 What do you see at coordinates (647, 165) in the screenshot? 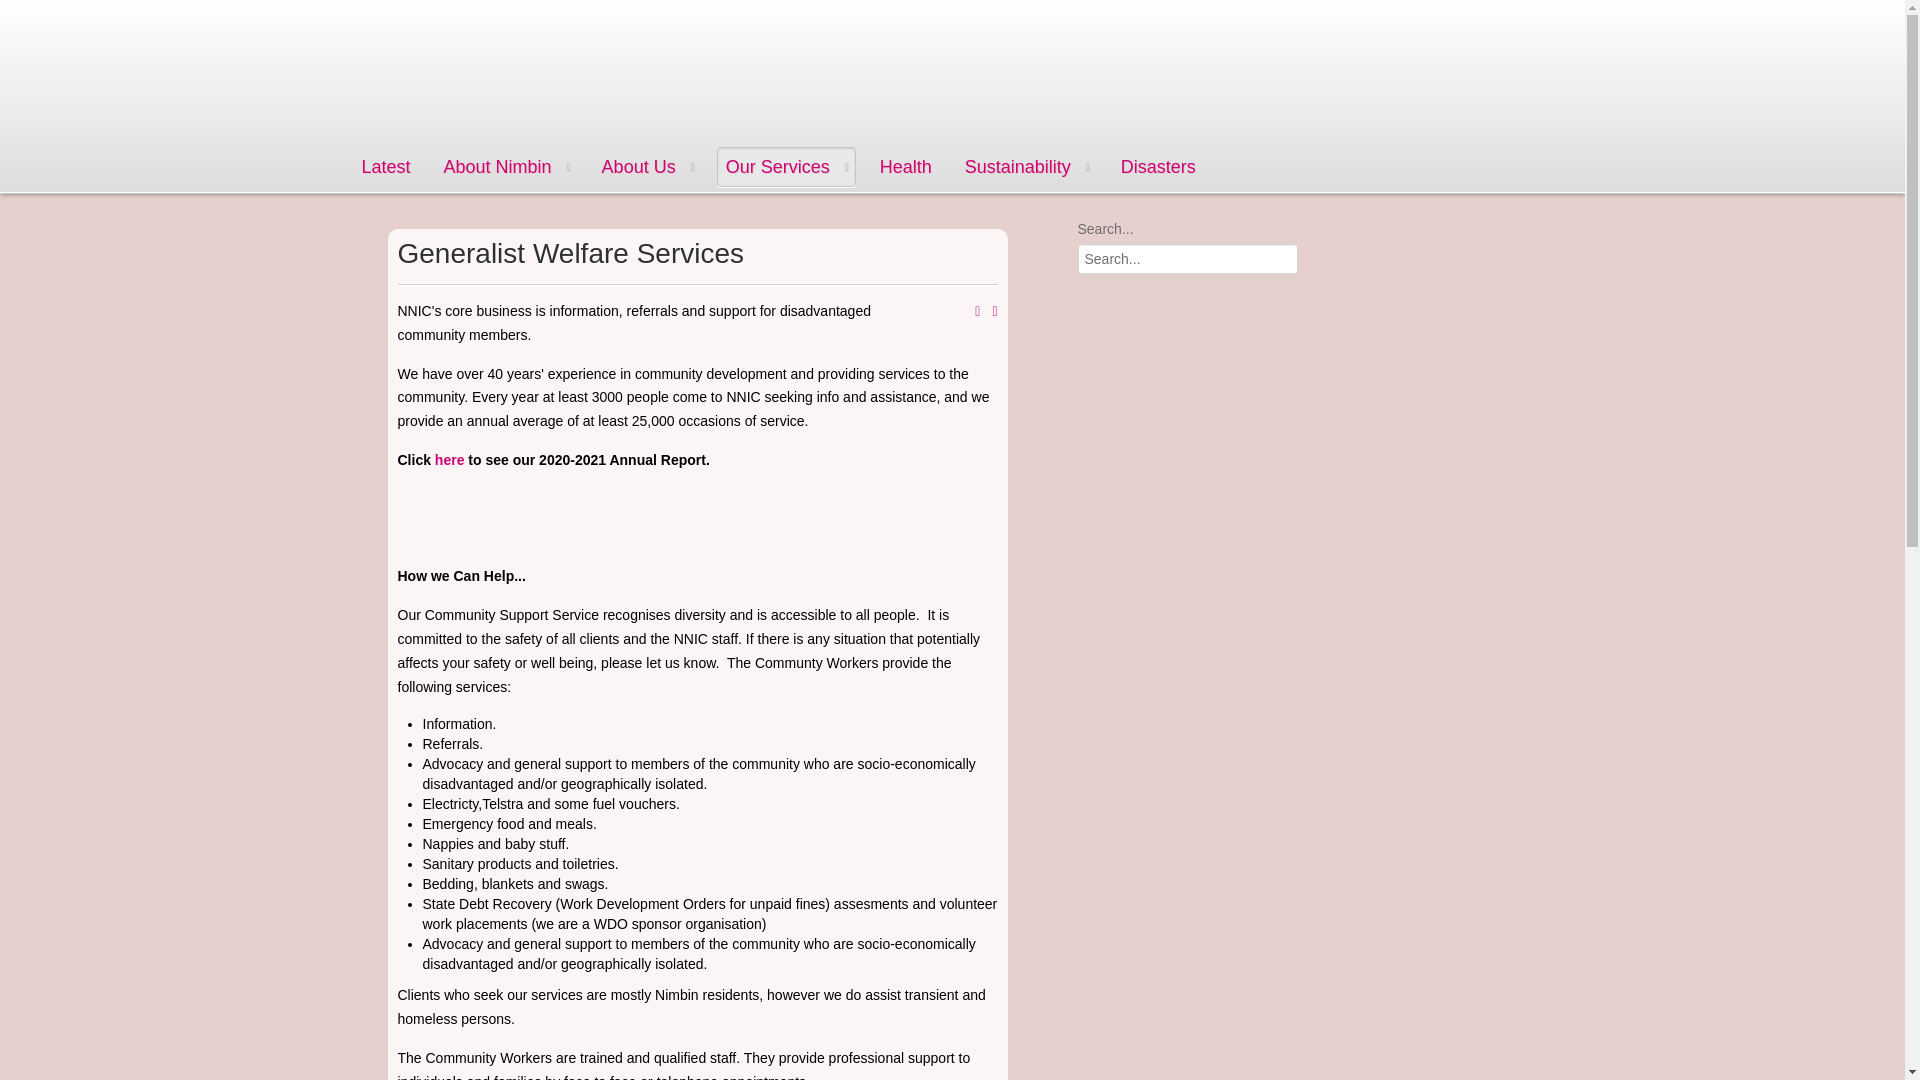
I see `'About Us'` at bounding box center [647, 165].